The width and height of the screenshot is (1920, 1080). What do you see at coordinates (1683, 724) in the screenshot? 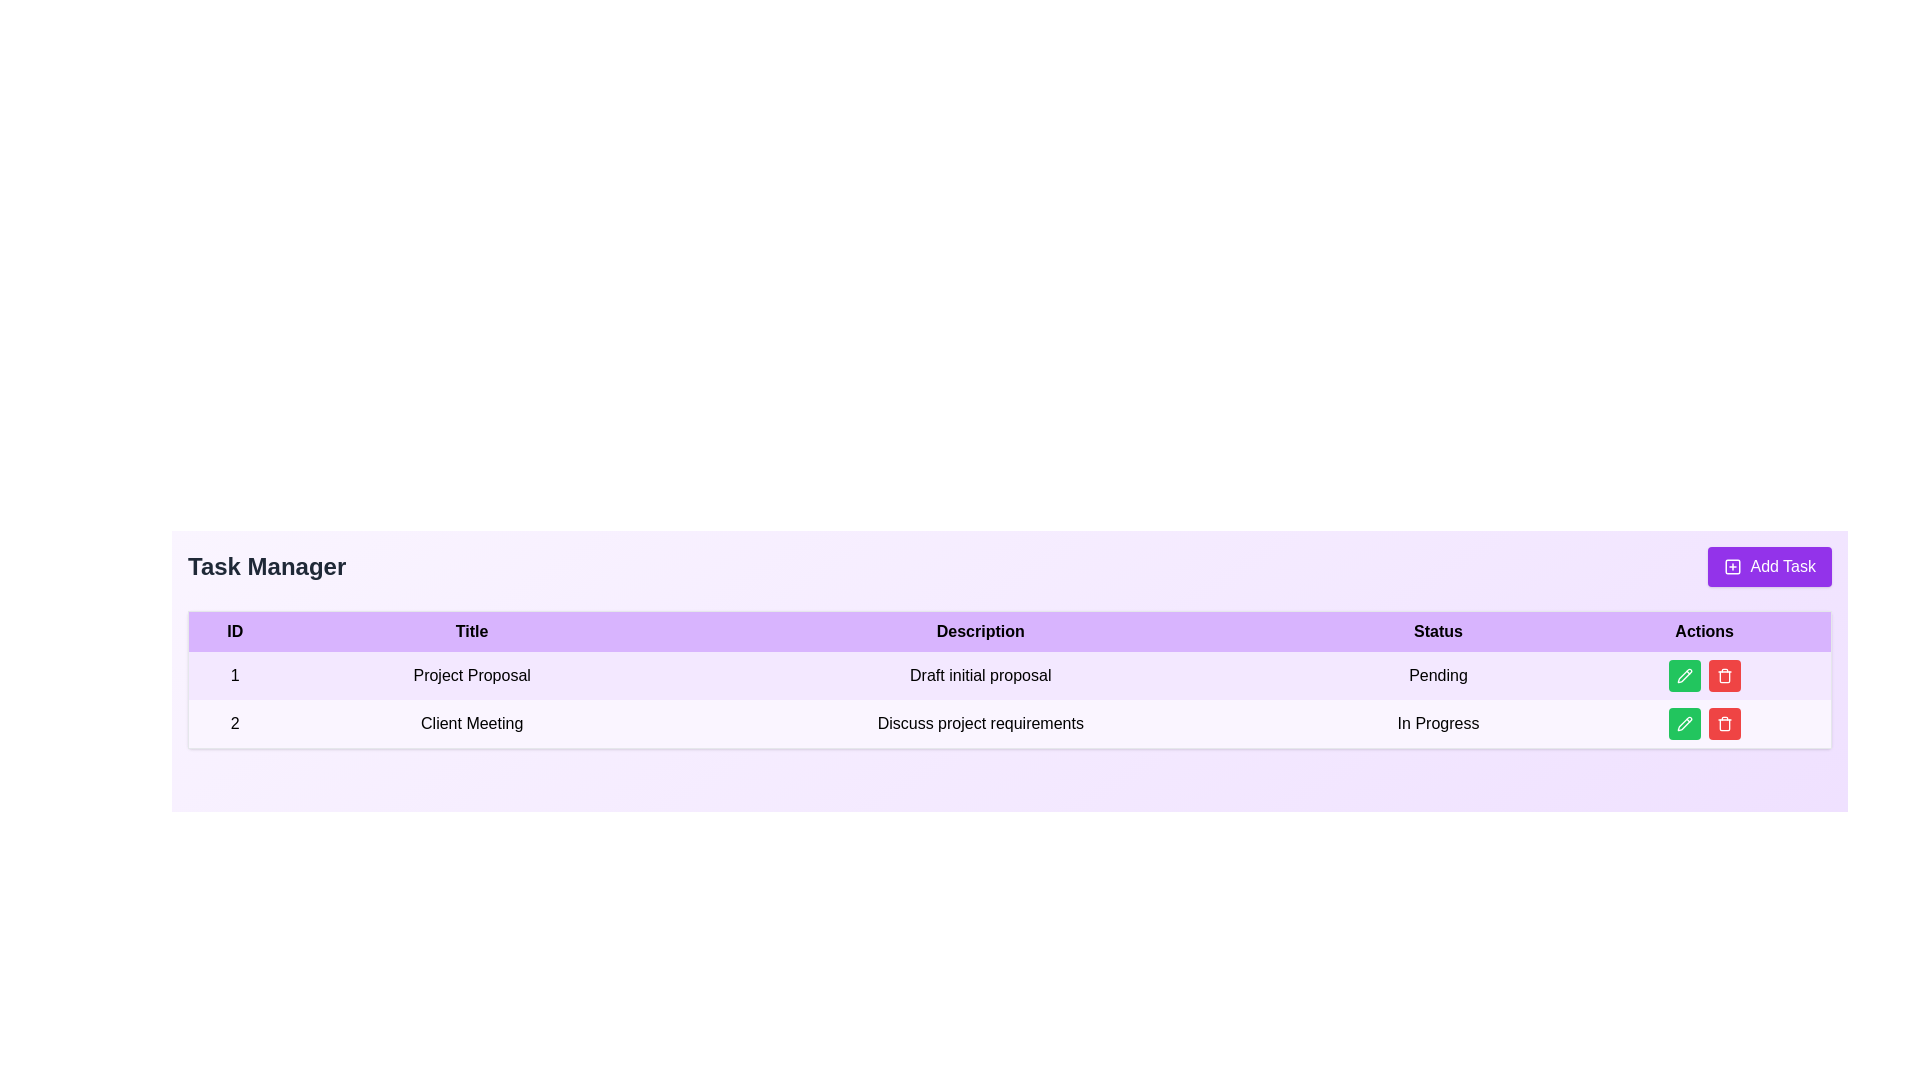
I see `the 'Edit' icon located in the 'Actions' column for the second task in the task table` at bounding box center [1683, 724].